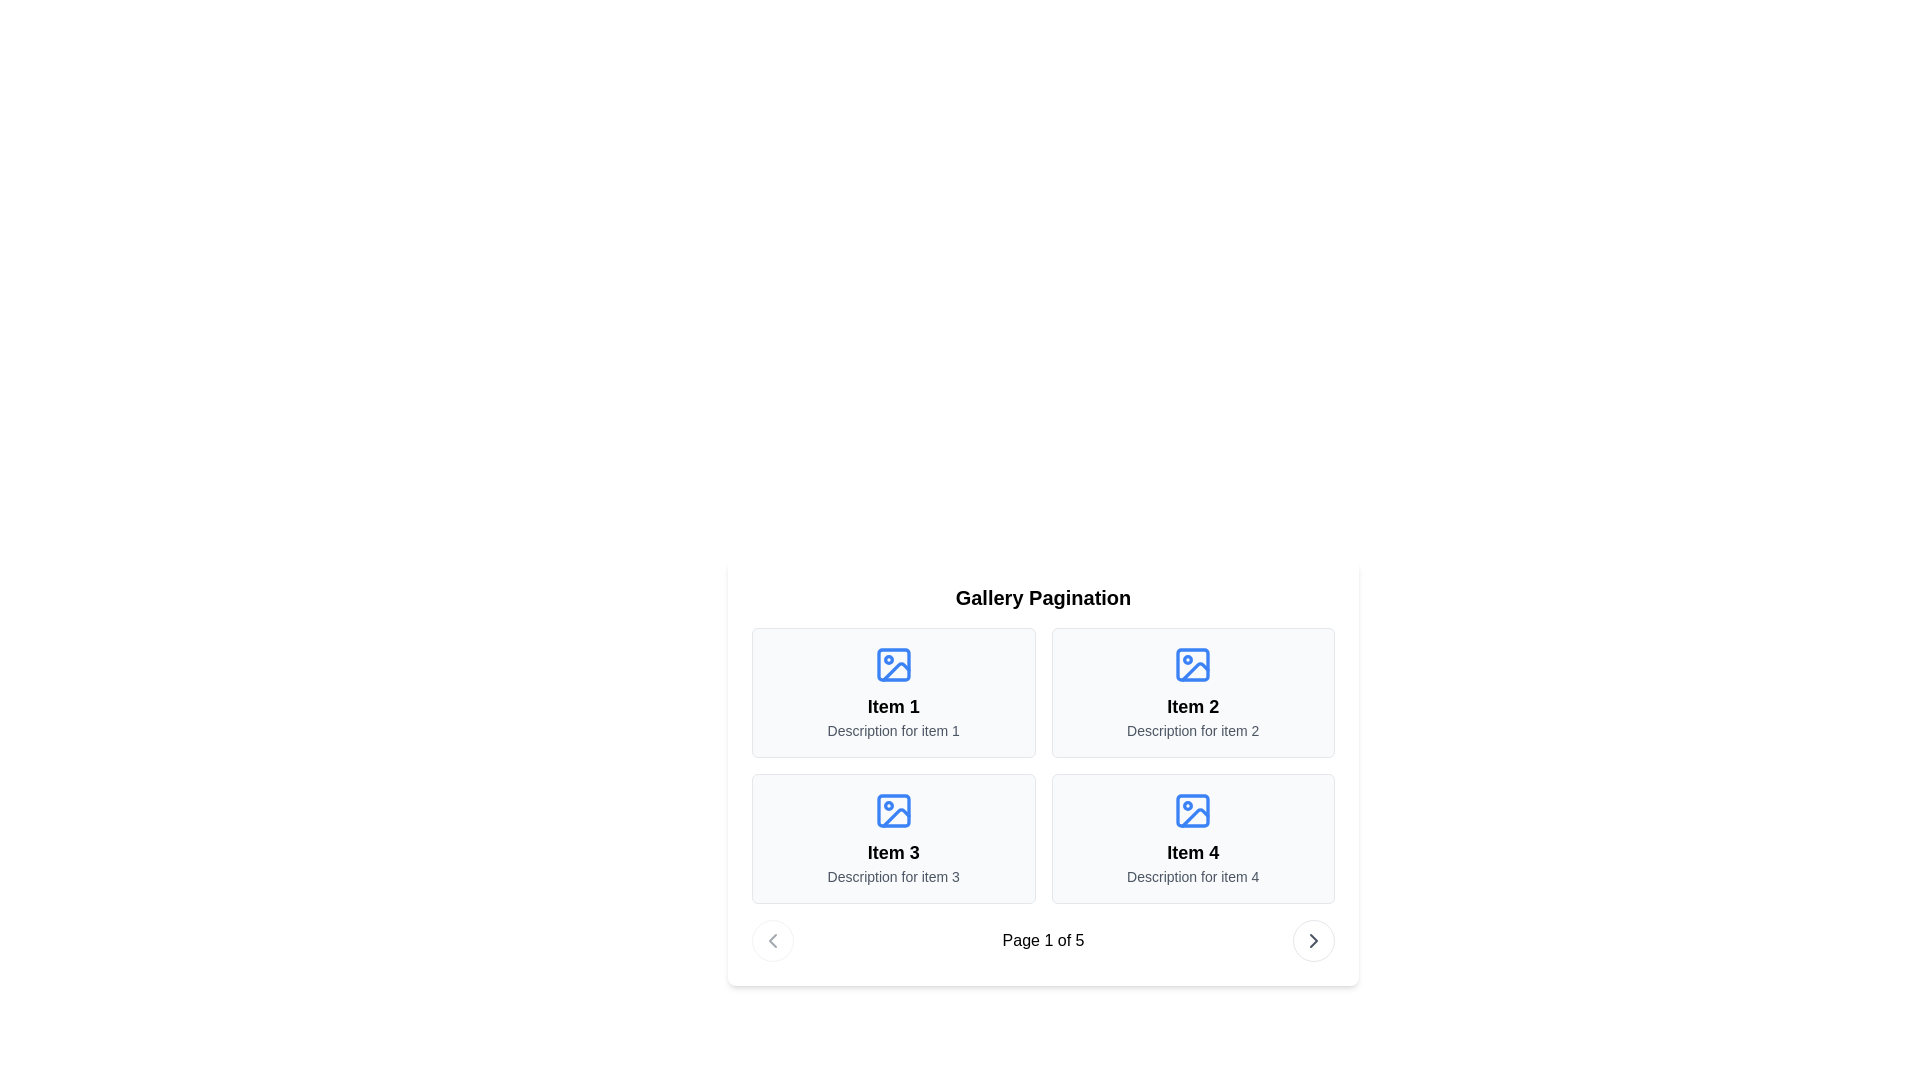 The width and height of the screenshot is (1920, 1080). I want to click on the static text located in the bottom-right corner of the fourth card in the grid, which displays a title or label for the associated content, so click(1193, 852).